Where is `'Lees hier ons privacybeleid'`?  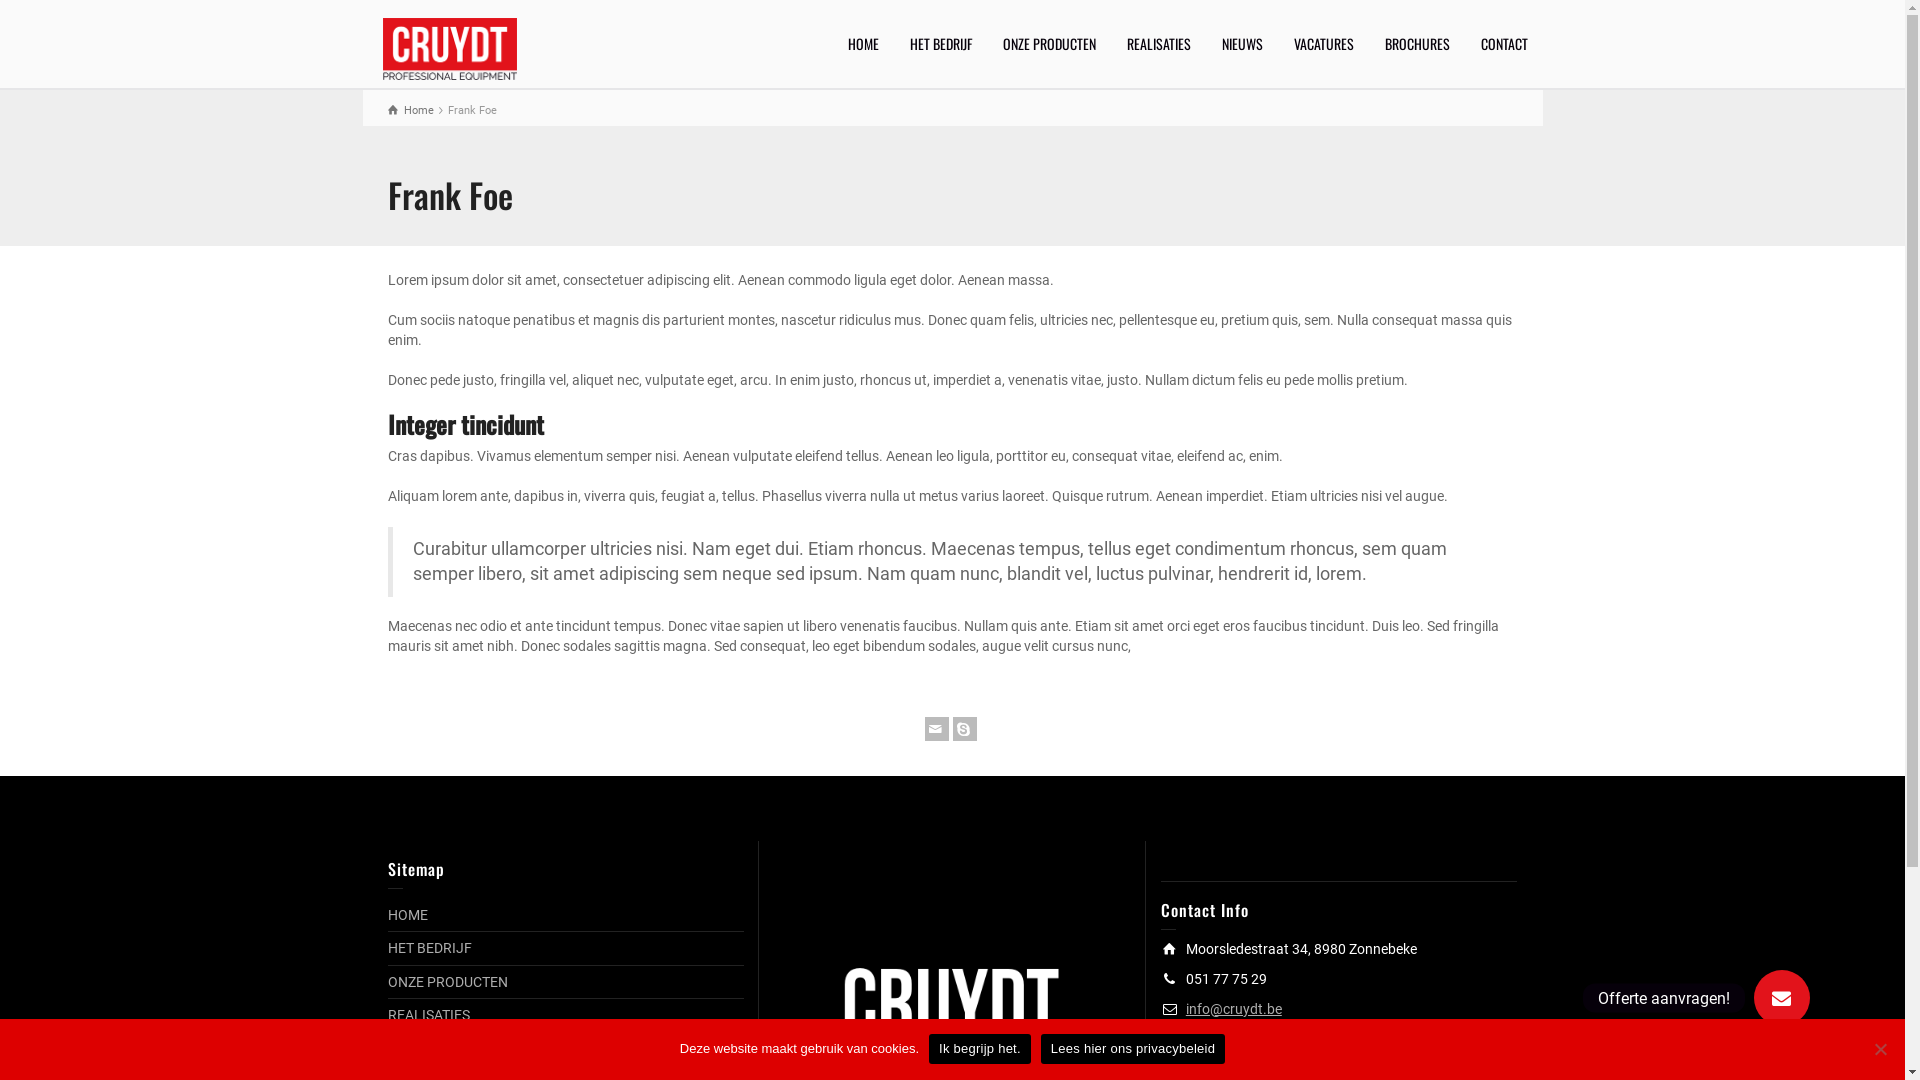
'Lees hier ons privacybeleid' is located at coordinates (1132, 1048).